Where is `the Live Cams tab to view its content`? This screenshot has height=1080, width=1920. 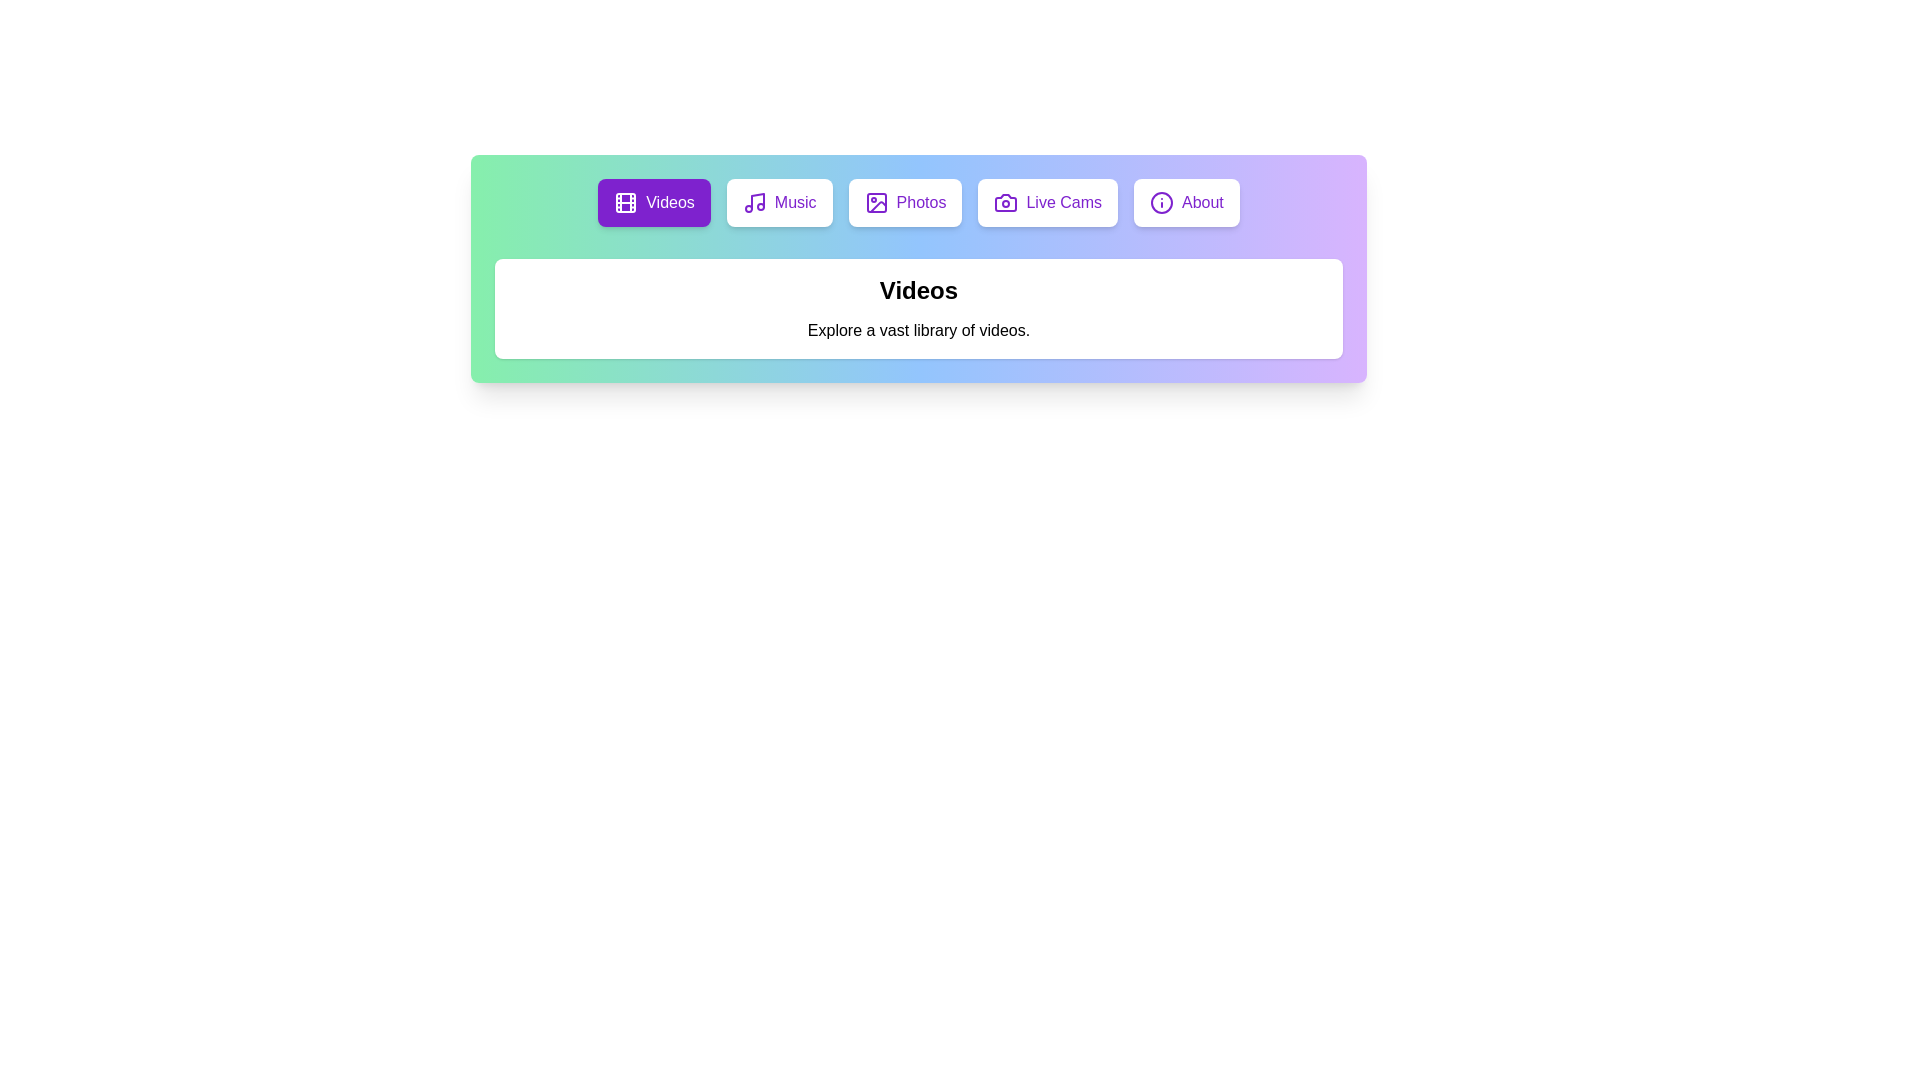
the Live Cams tab to view its content is located at coordinates (1046, 203).